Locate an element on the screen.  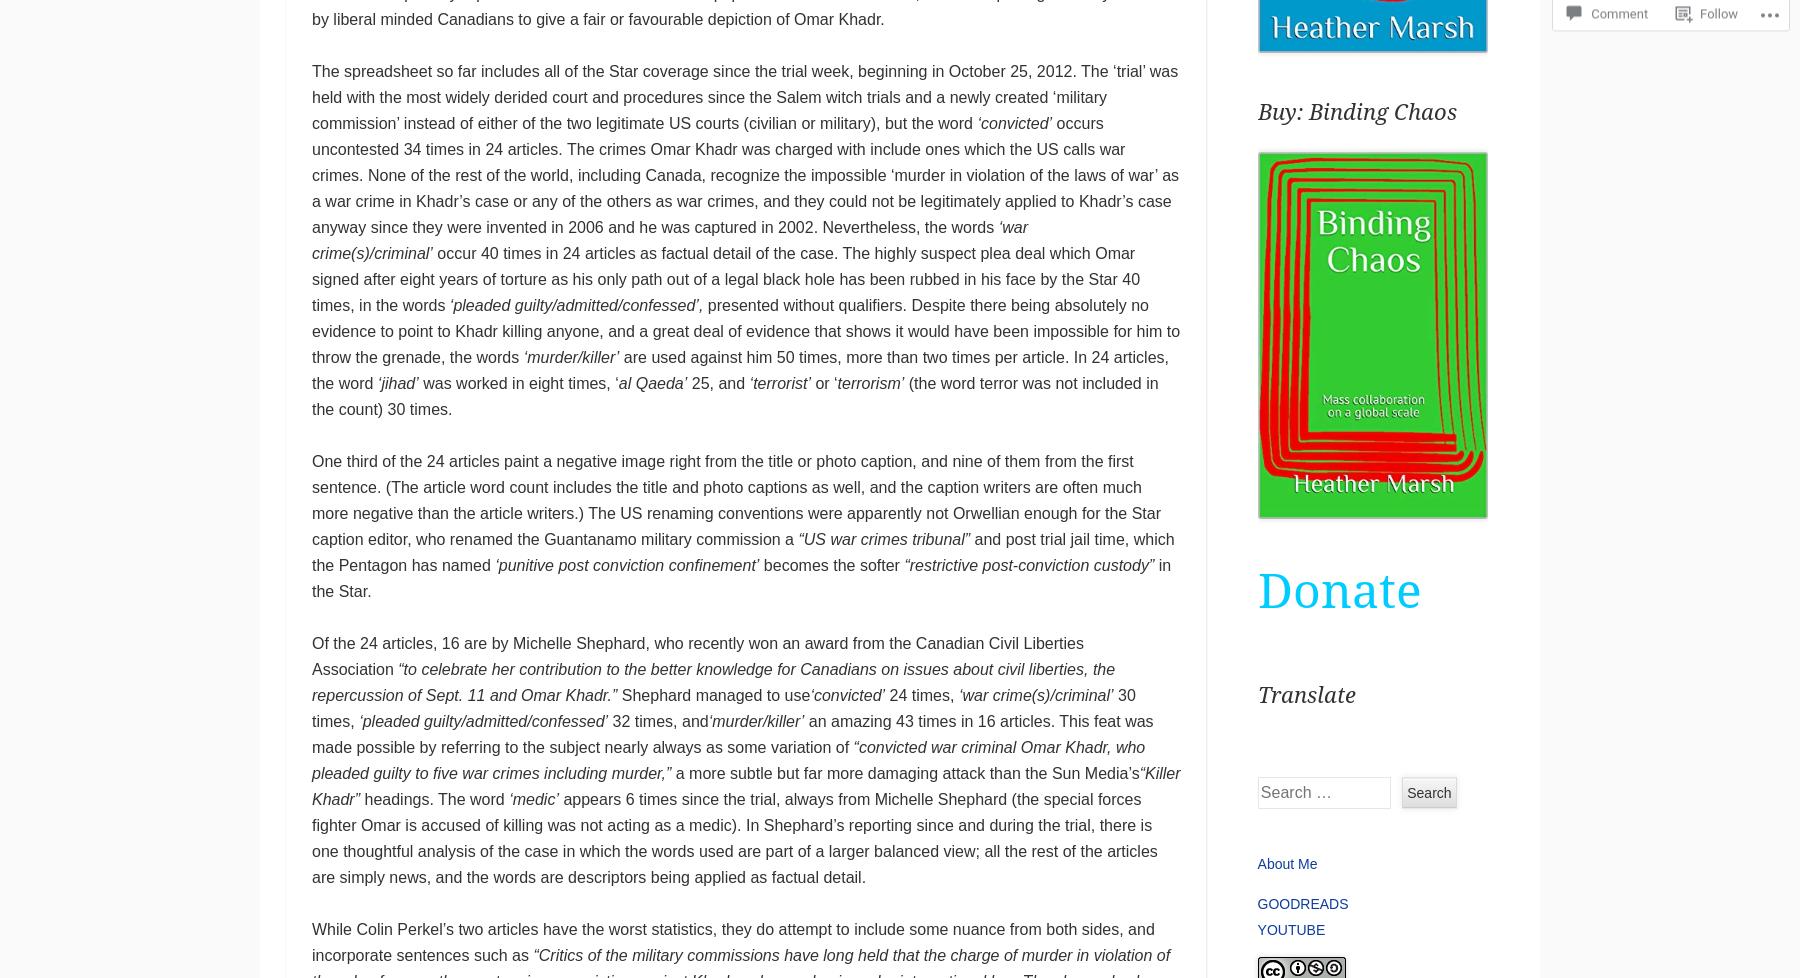
'GOODREADS' is located at coordinates (1302, 901).